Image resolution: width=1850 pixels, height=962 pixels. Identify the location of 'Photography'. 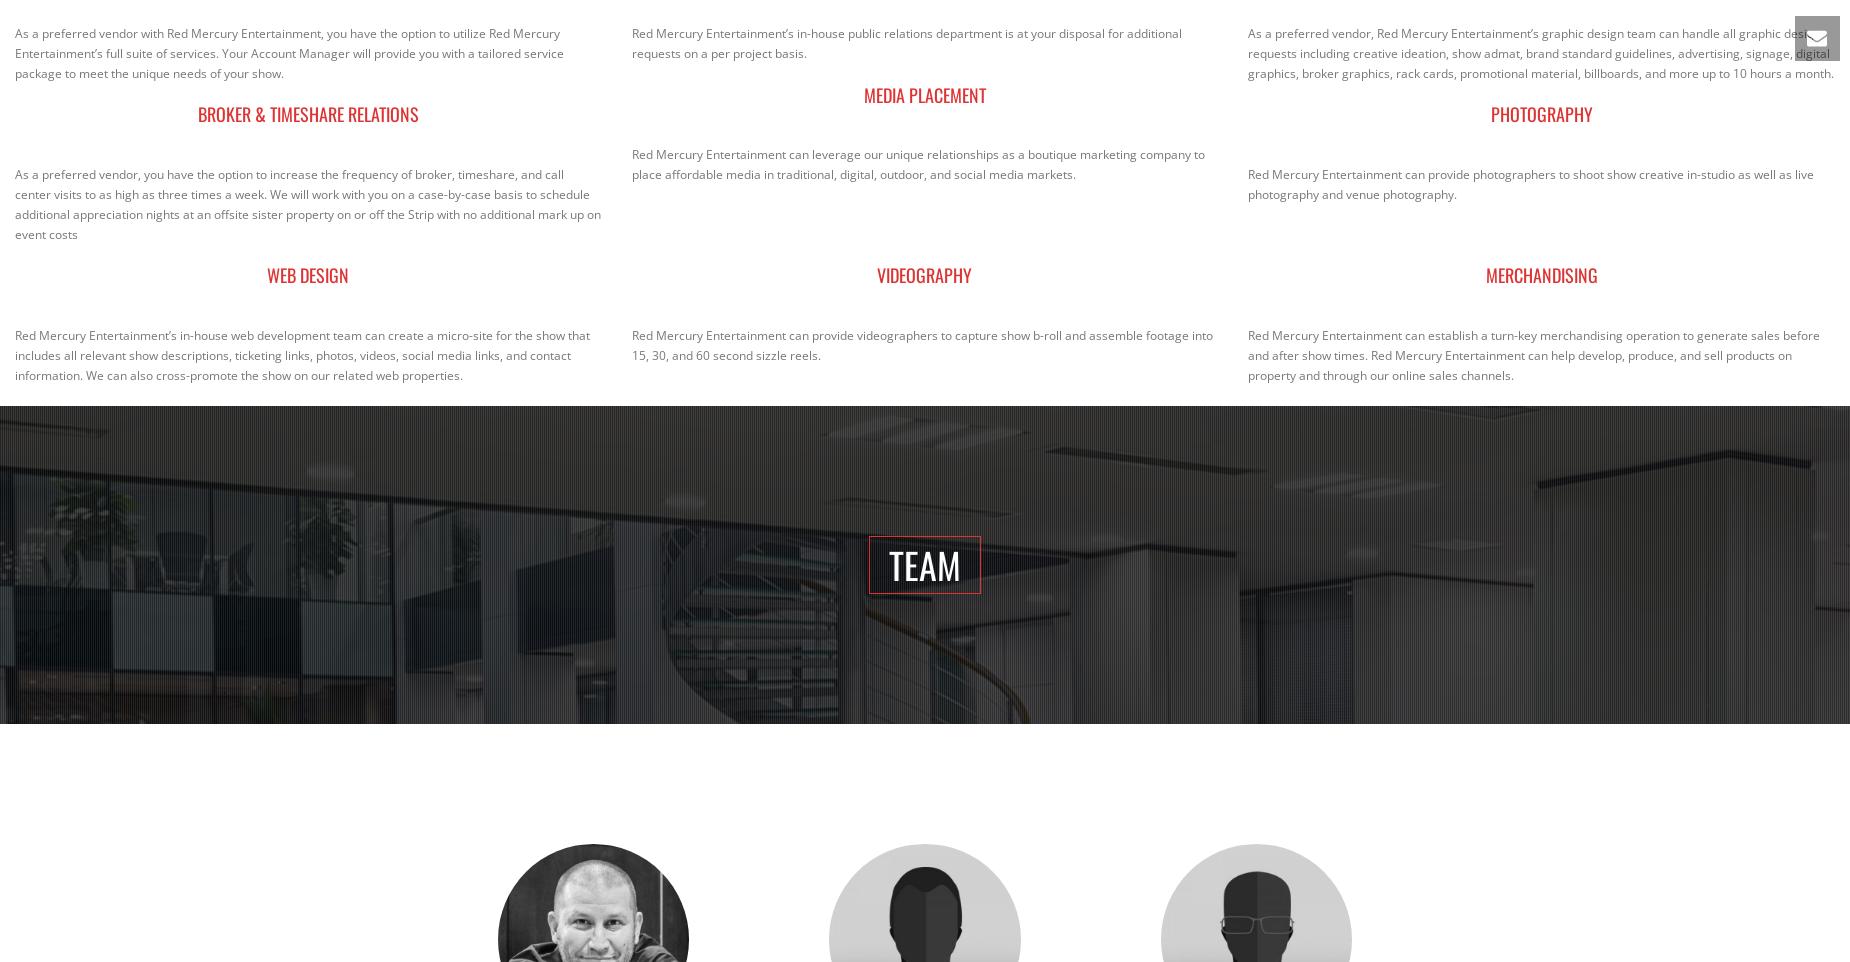
(1541, 112).